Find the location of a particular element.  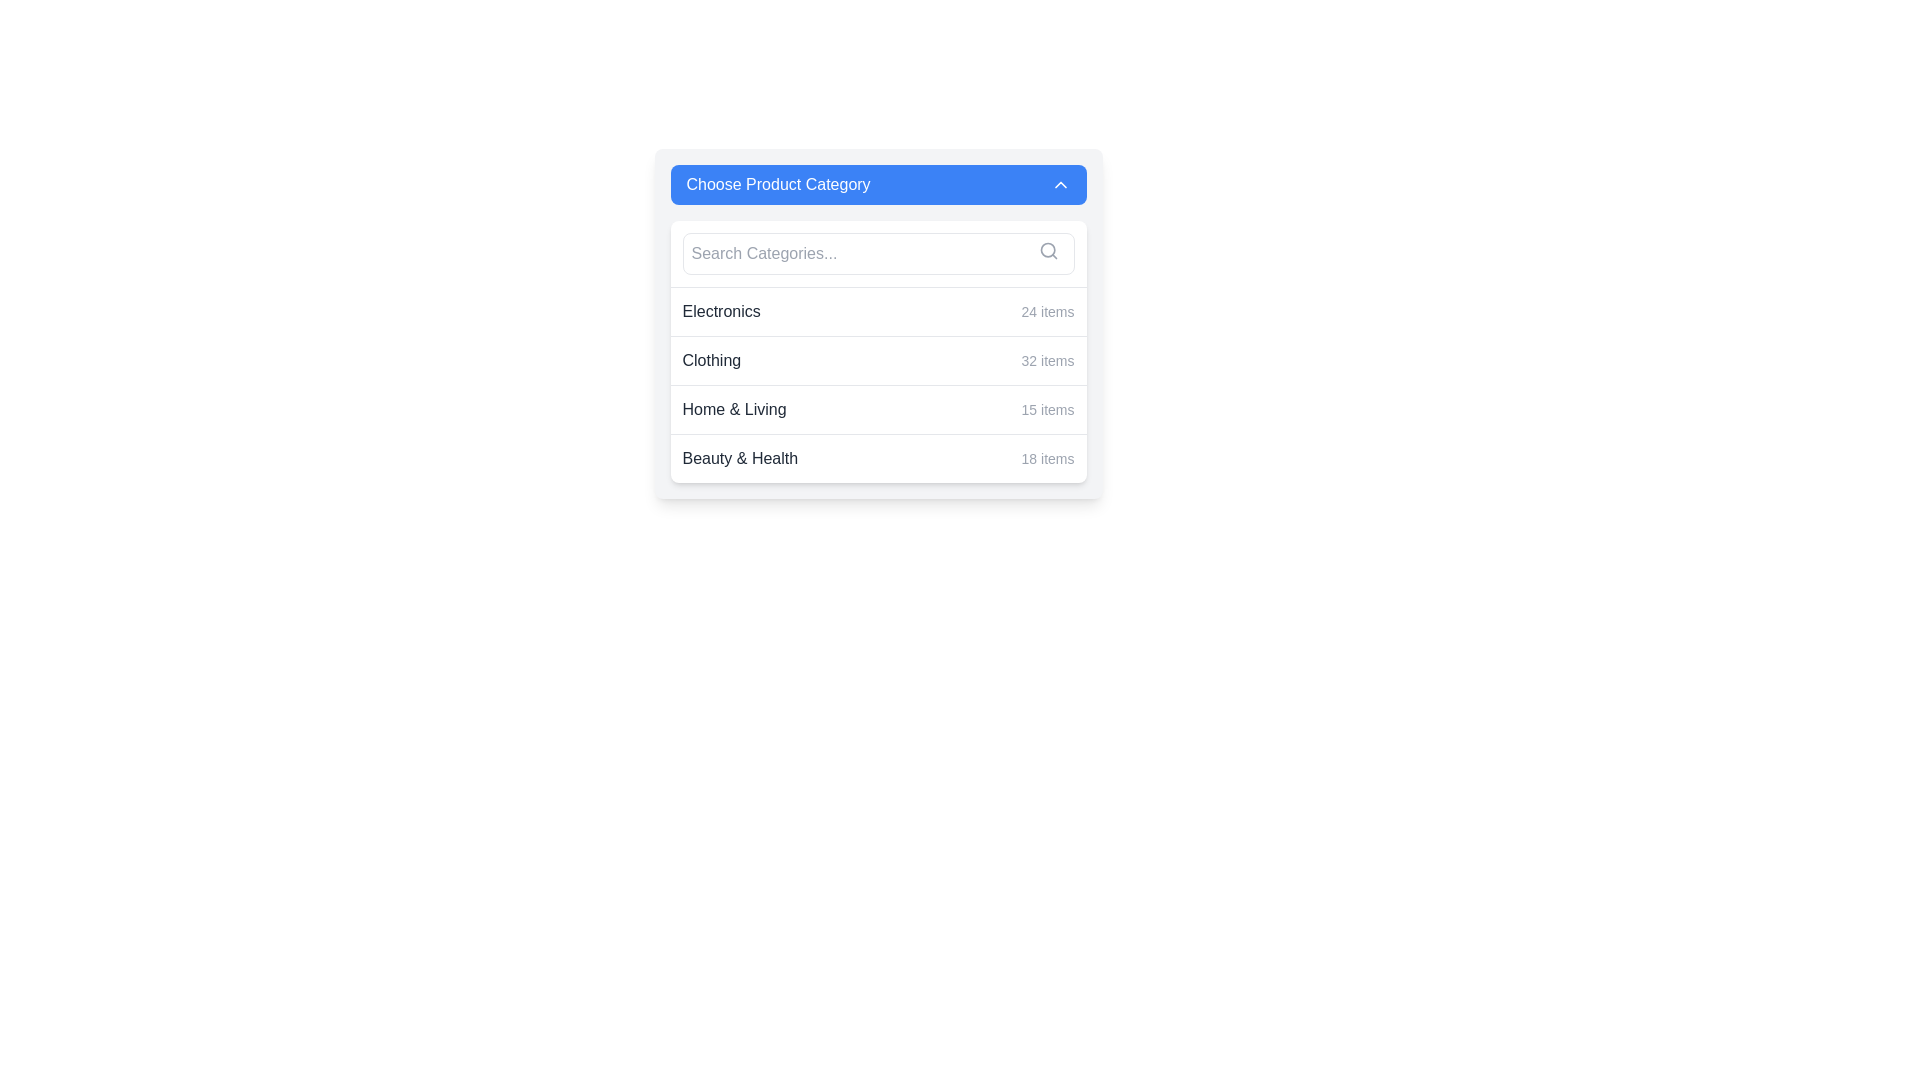

the search icon, represented by a magnifying glass symbol in light gray, located at the top-right corner of the search bar to initiate a search is located at coordinates (1047, 249).